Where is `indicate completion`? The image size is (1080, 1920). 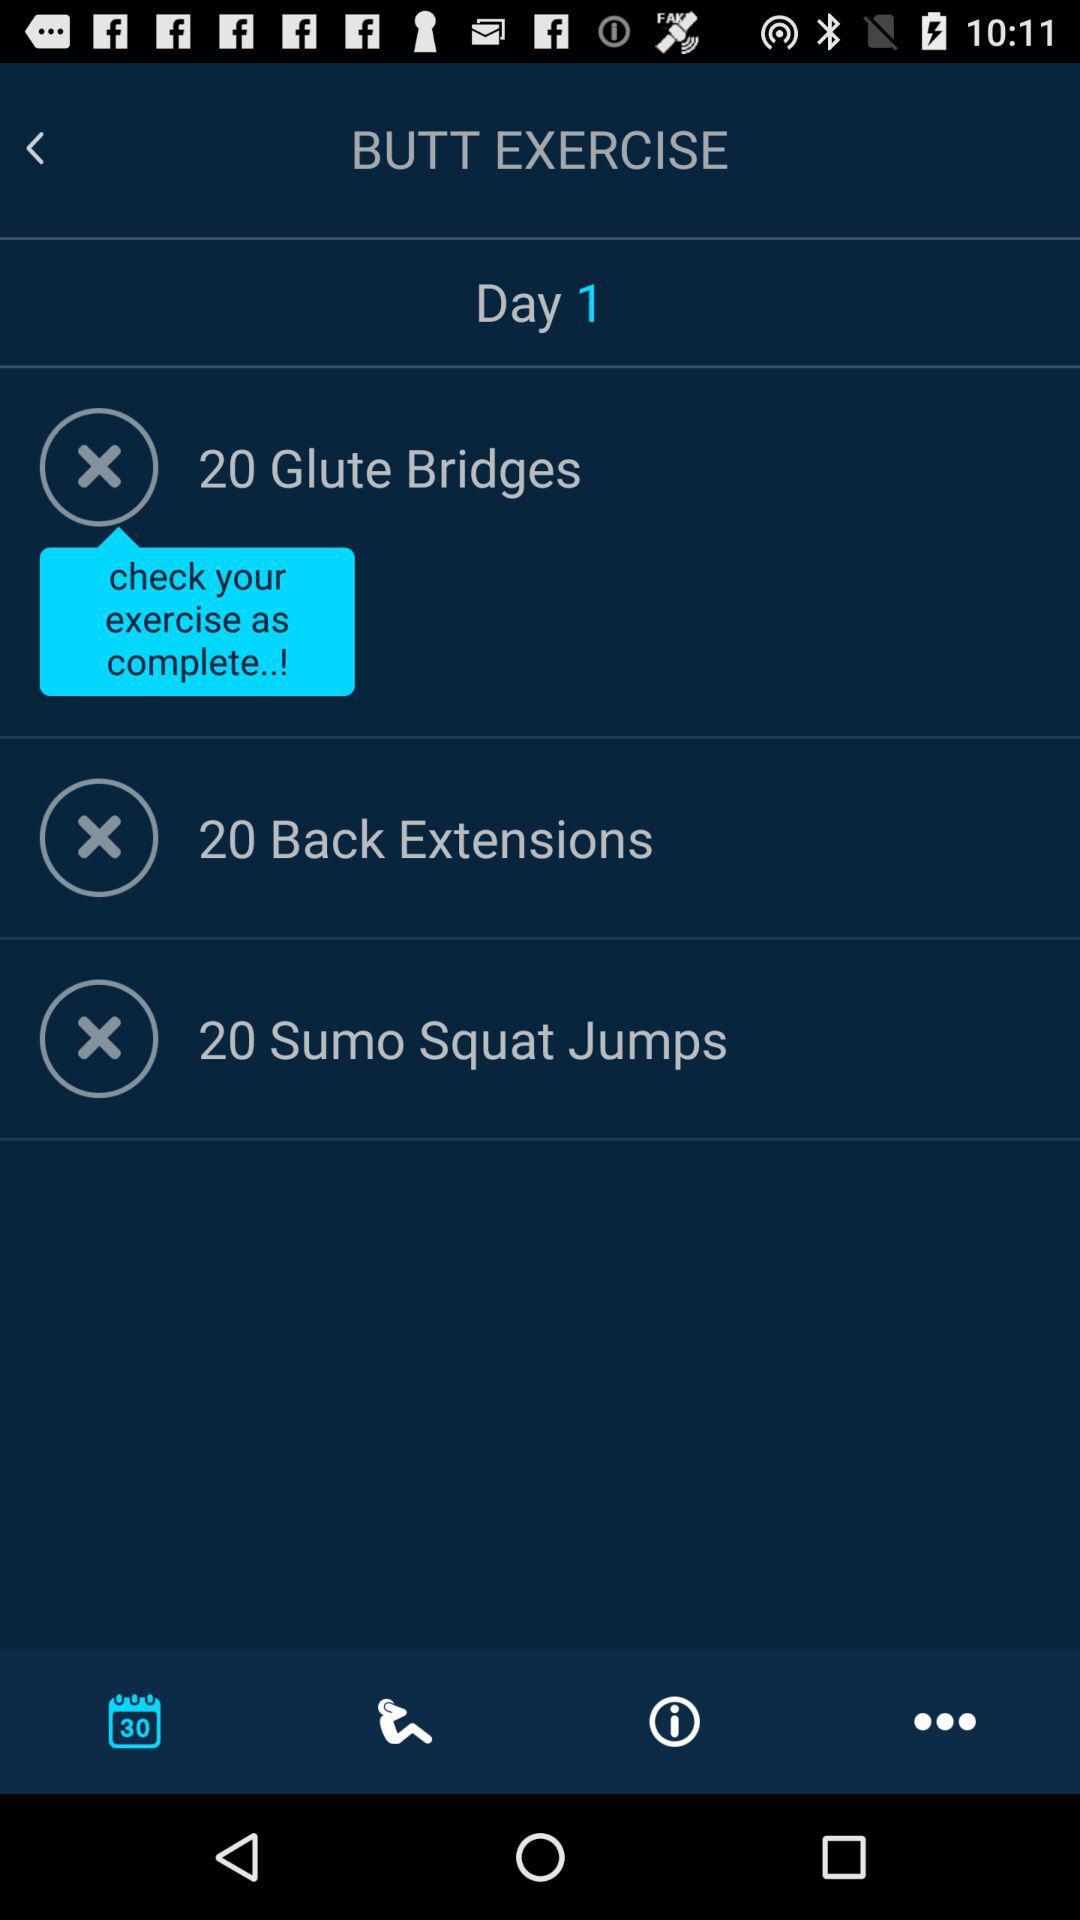
indicate completion is located at coordinates (99, 466).